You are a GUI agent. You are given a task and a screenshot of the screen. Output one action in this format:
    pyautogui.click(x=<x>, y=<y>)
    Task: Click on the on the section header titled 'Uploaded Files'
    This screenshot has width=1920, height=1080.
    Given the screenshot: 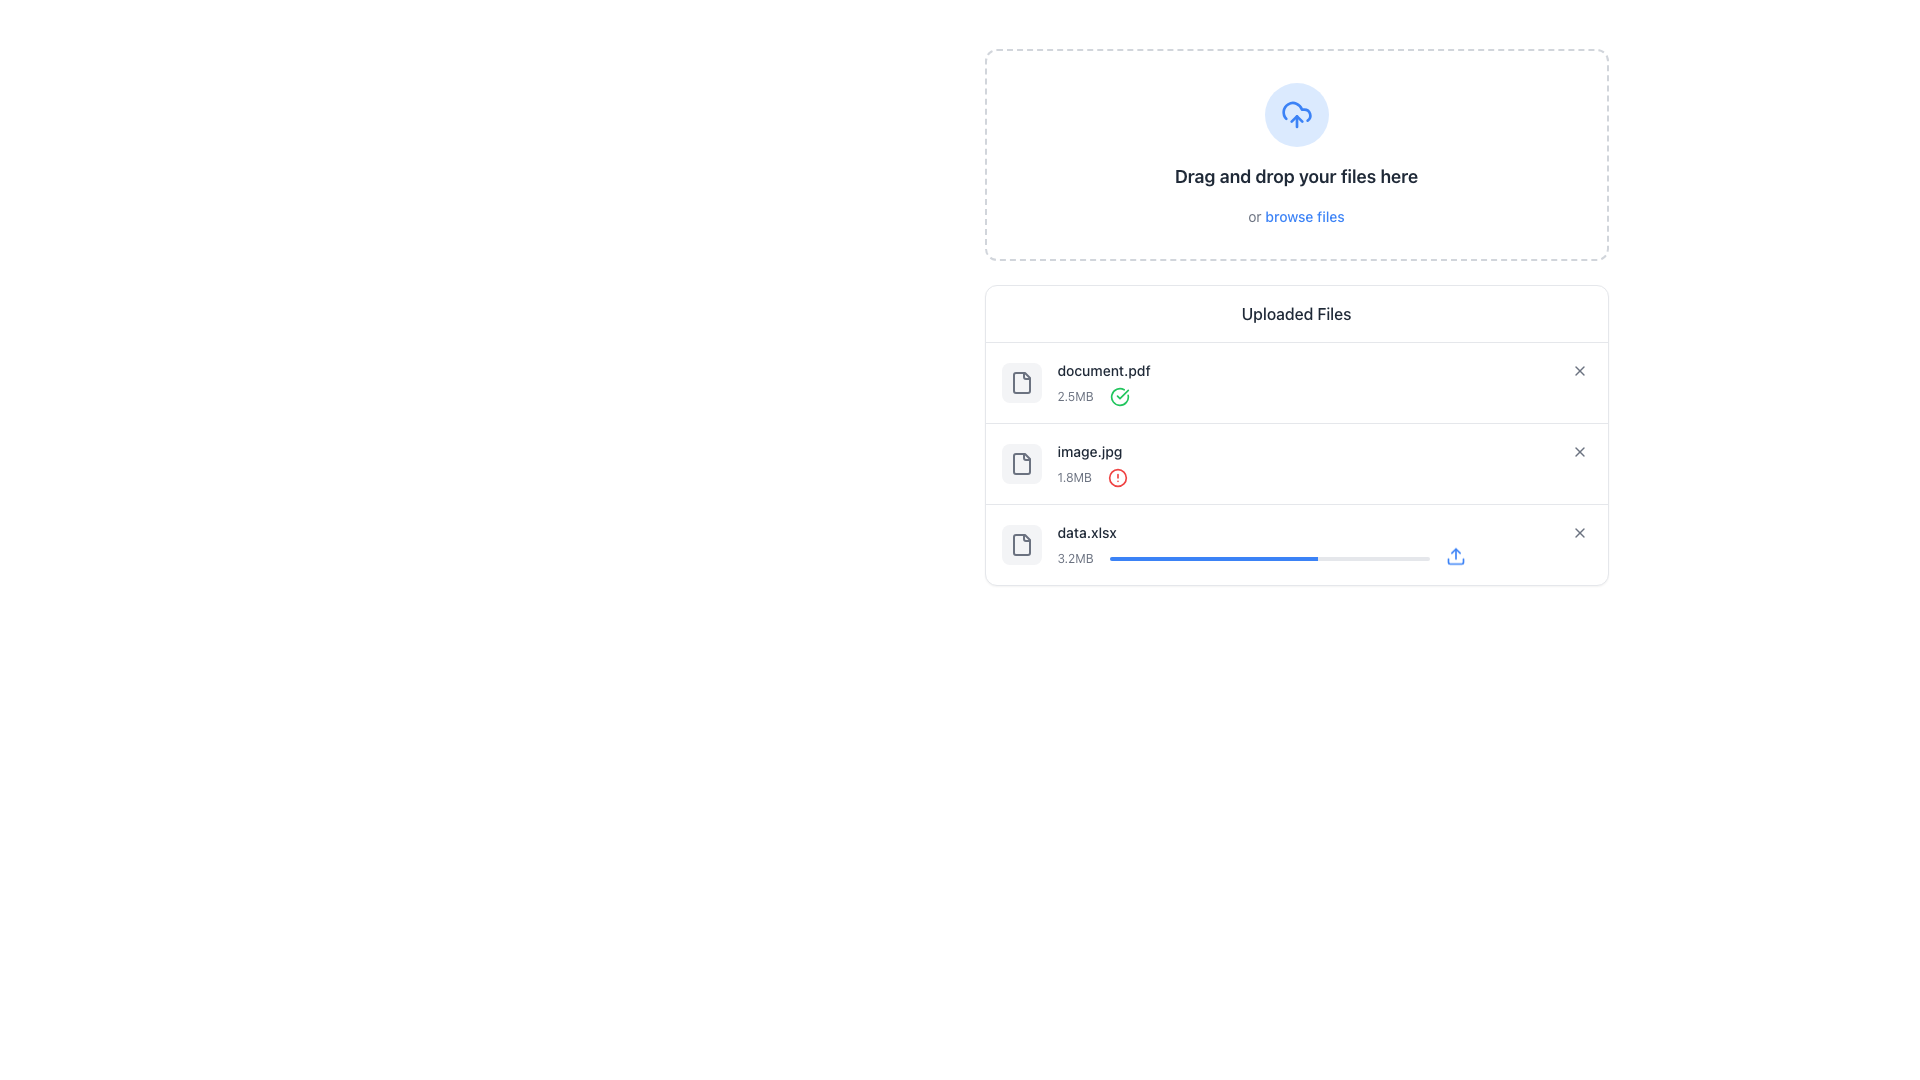 What is the action you would take?
    pyautogui.click(x=1296, y=314)
    